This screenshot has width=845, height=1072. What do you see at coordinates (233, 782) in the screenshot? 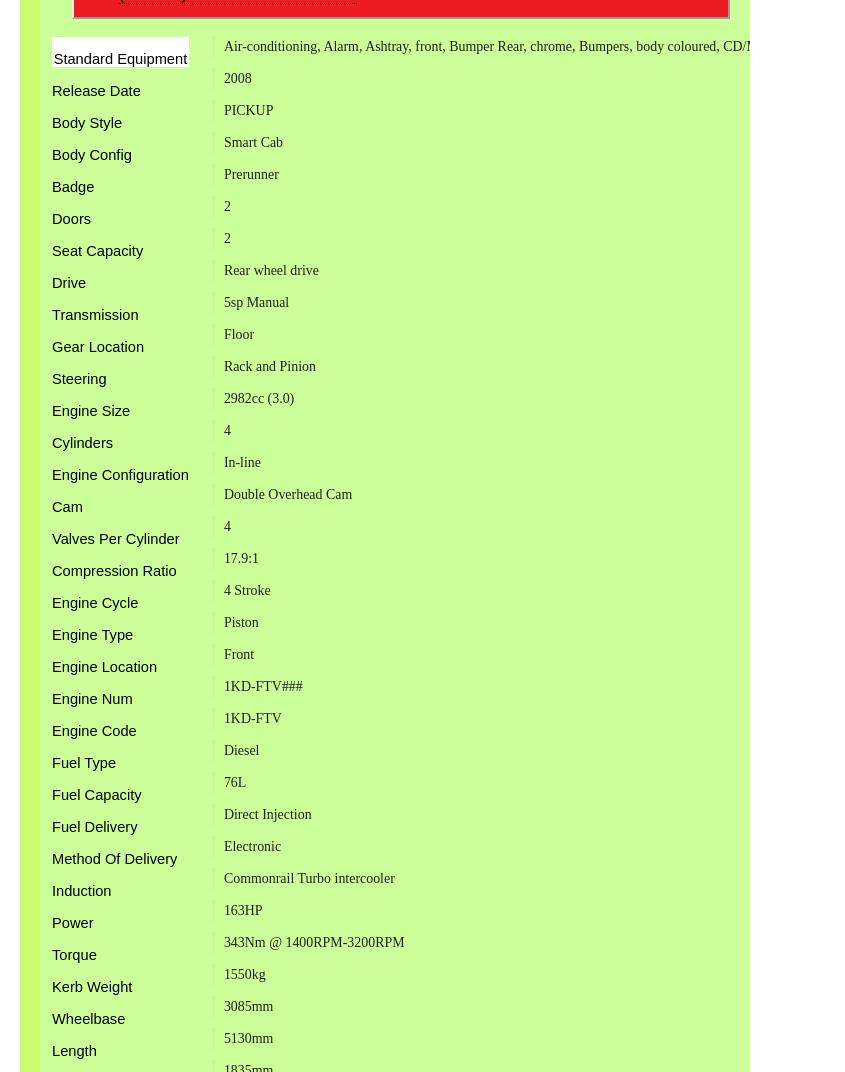
I see `'76L'` at bounding box center [233, 782].